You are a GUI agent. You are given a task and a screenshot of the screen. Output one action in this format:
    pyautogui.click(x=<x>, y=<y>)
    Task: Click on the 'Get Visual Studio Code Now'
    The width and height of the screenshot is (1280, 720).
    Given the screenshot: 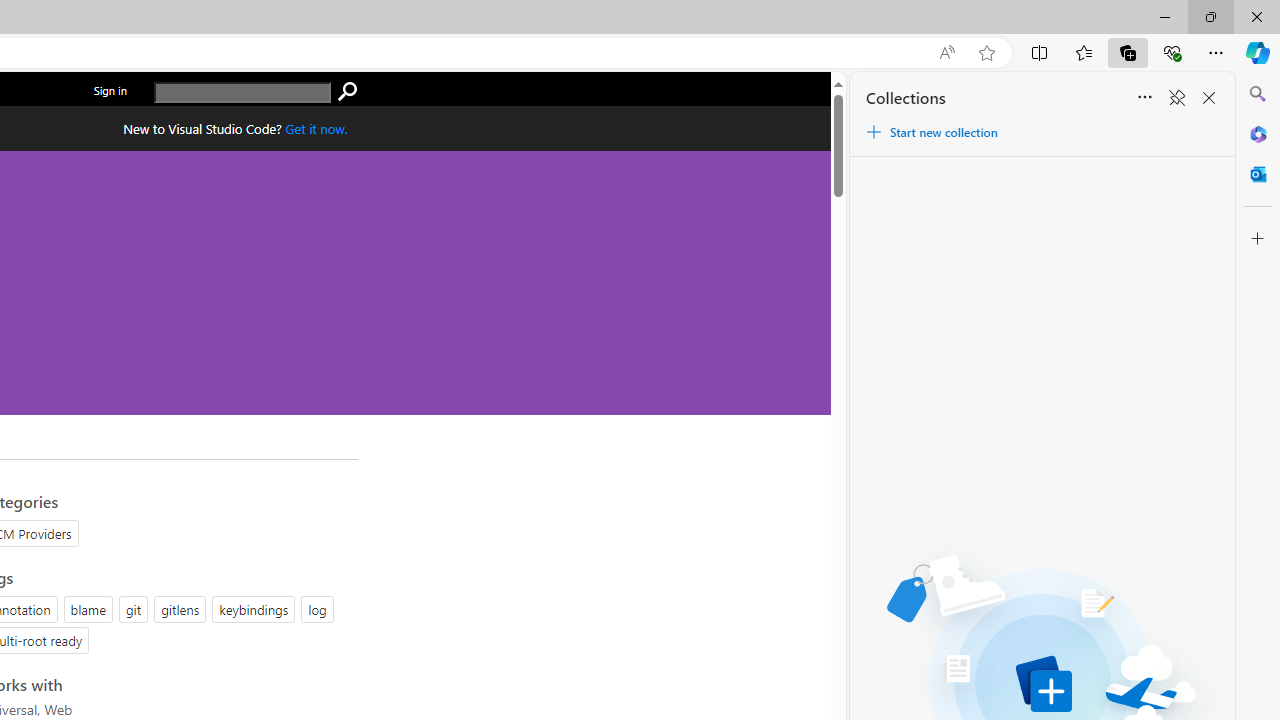 What is the action you would take?
    pyautogui.click(x=315, y=128)
    